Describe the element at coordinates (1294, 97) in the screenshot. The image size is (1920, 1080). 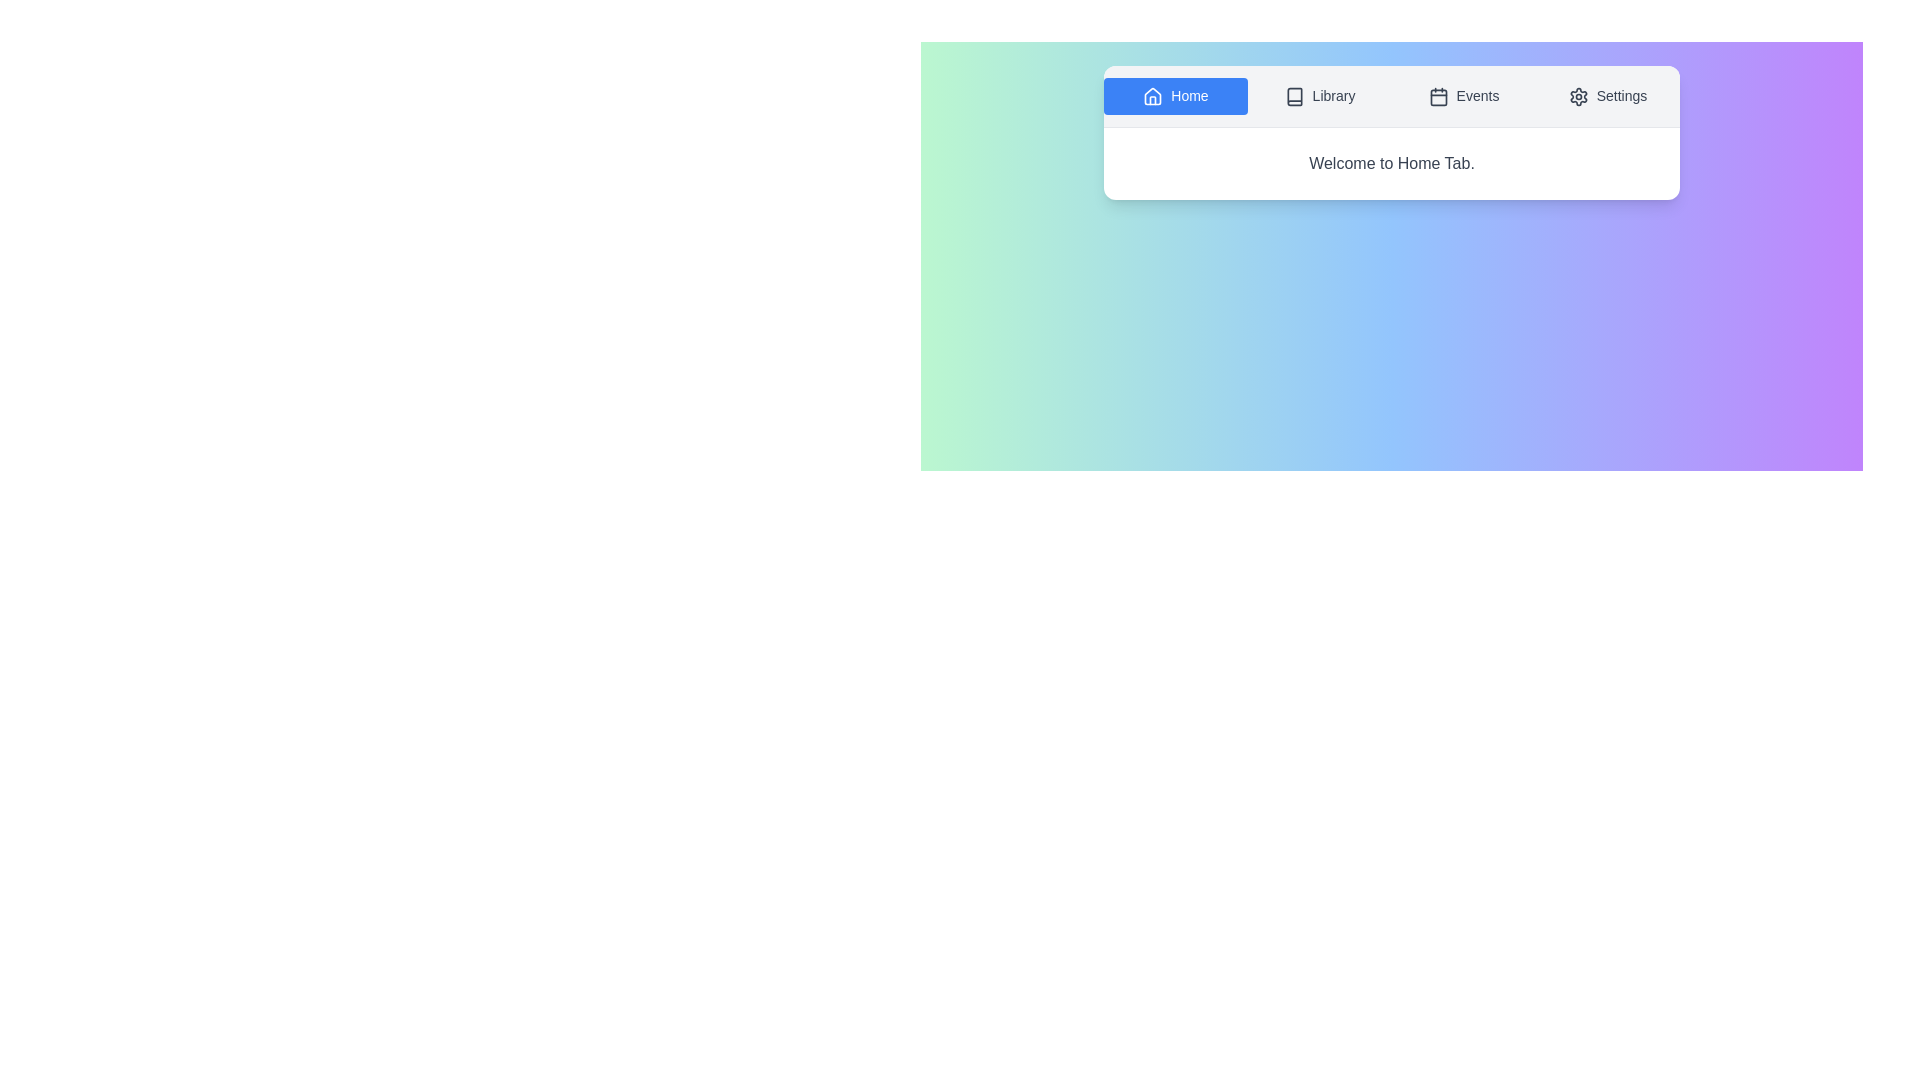
I see `the blue book icon located in the navigation bar next to the 'Library' text label` at that location.